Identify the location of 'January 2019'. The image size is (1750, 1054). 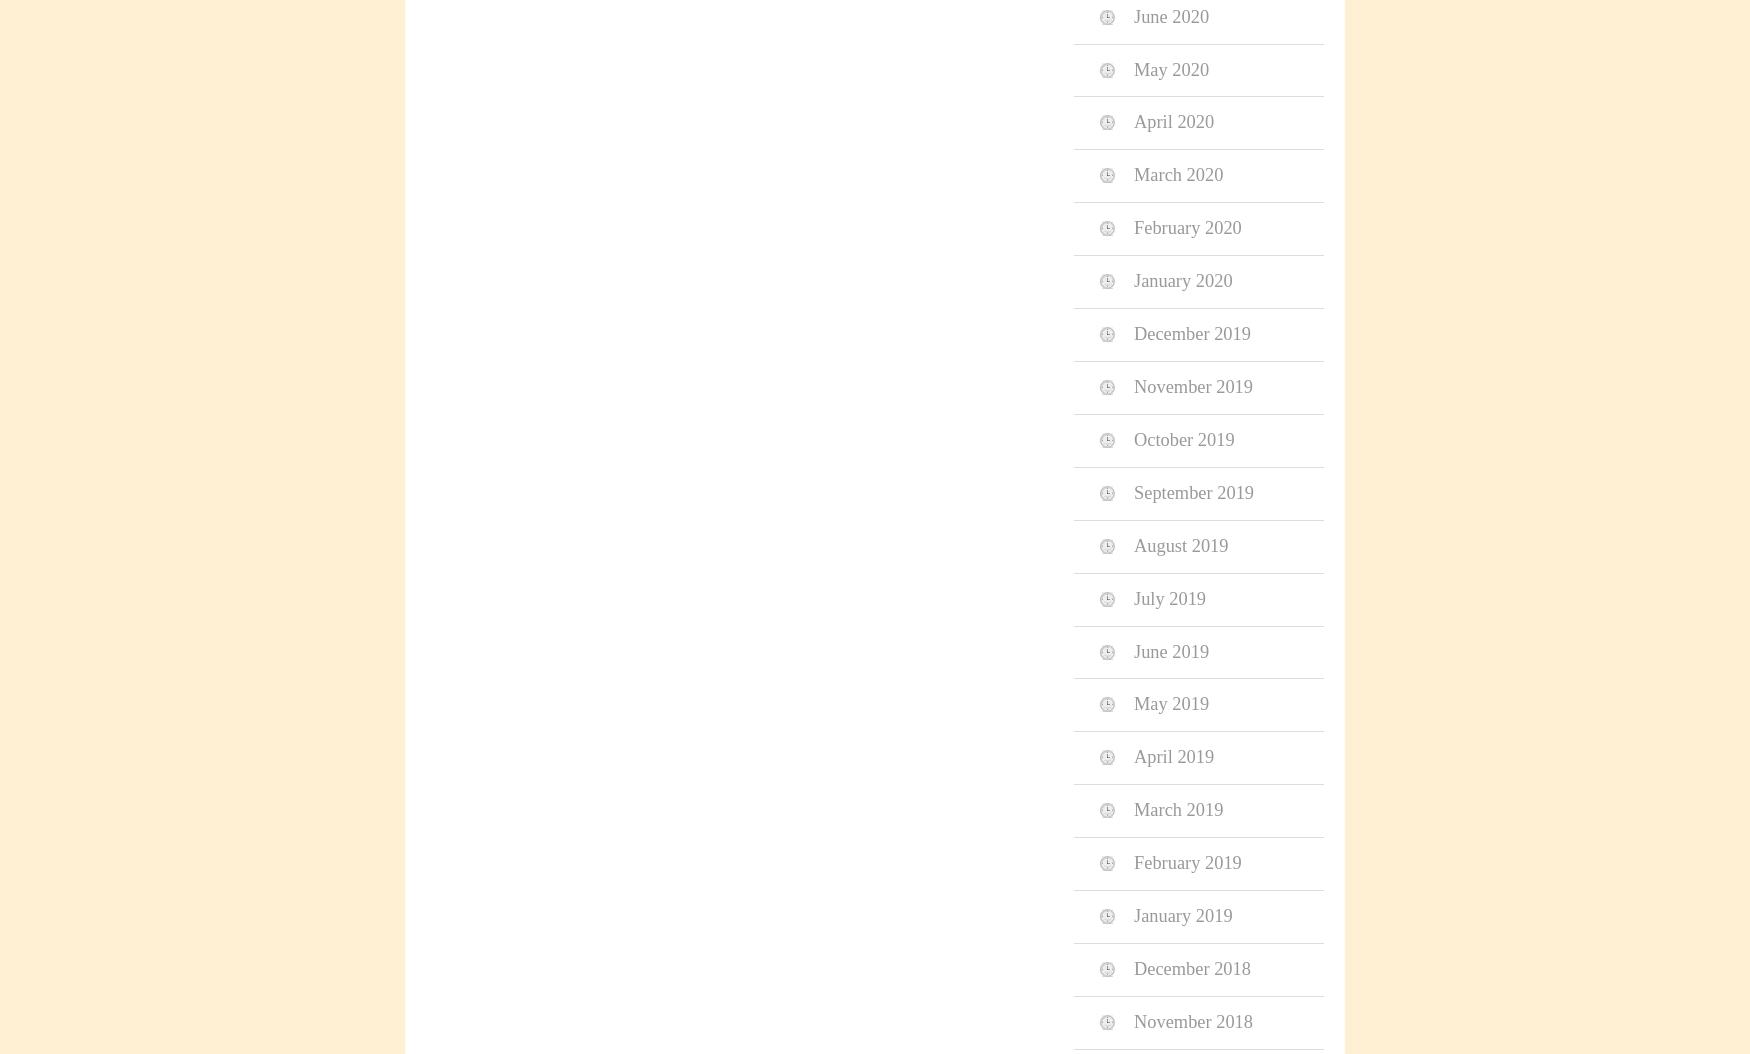
(1133, 915).